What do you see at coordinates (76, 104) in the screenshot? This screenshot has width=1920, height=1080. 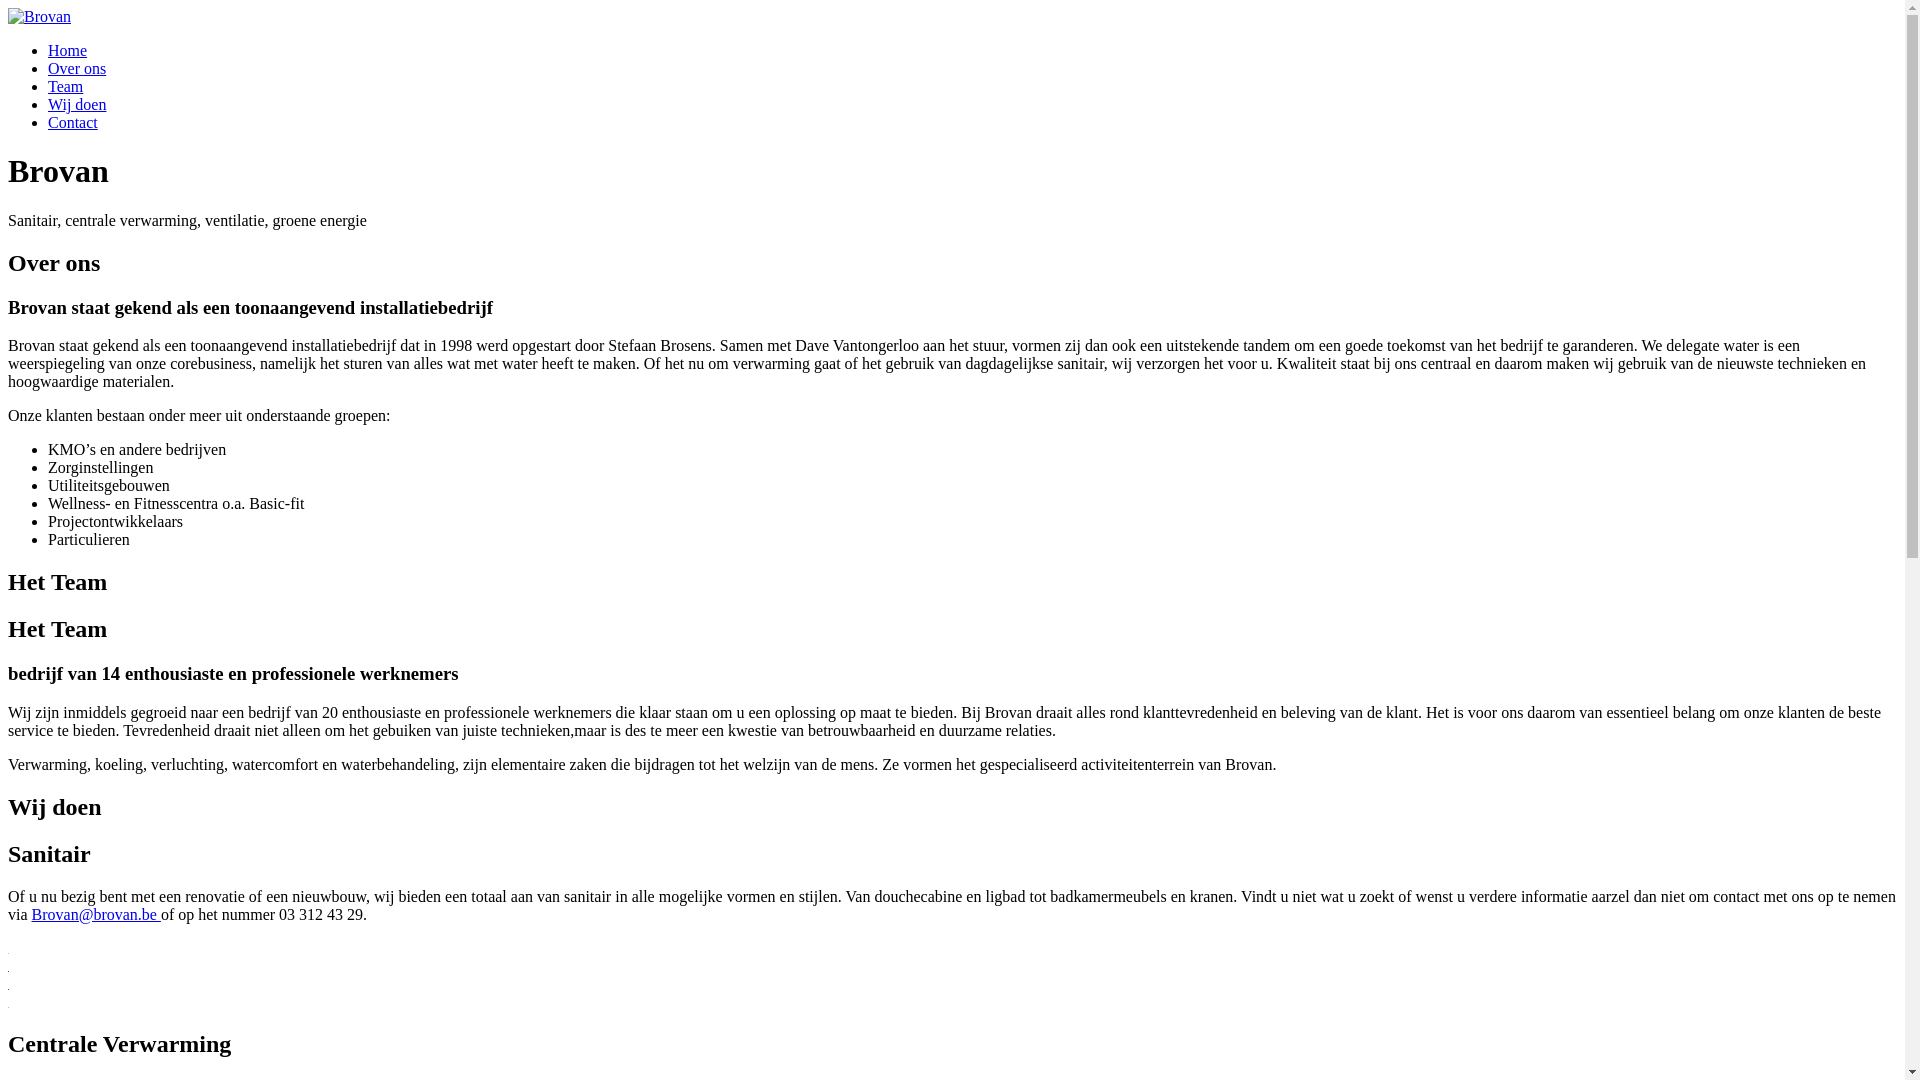 I see `'Wij doen'` at bounding box center [76, 104].